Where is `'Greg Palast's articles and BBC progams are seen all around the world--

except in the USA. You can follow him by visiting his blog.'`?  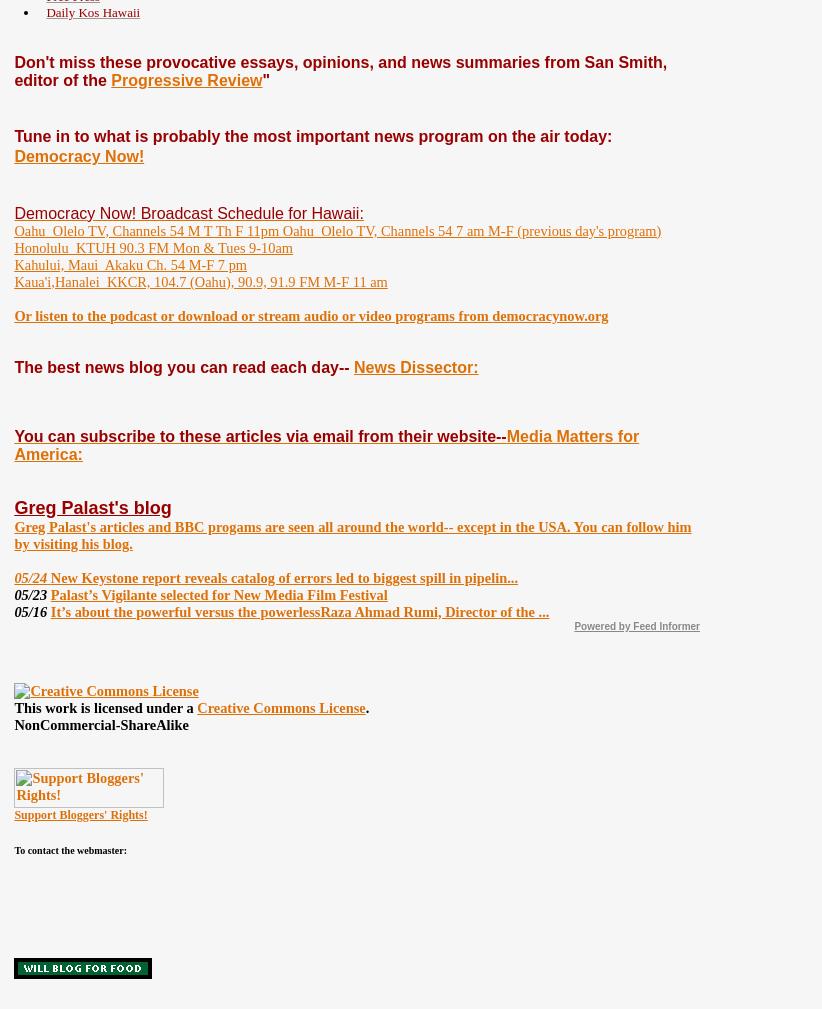
'Greg Palast's articles and BBC progams are seen all around the world--

except in the USA. You can follow him by visiting his blog.' is located at coordinates (351, 534).